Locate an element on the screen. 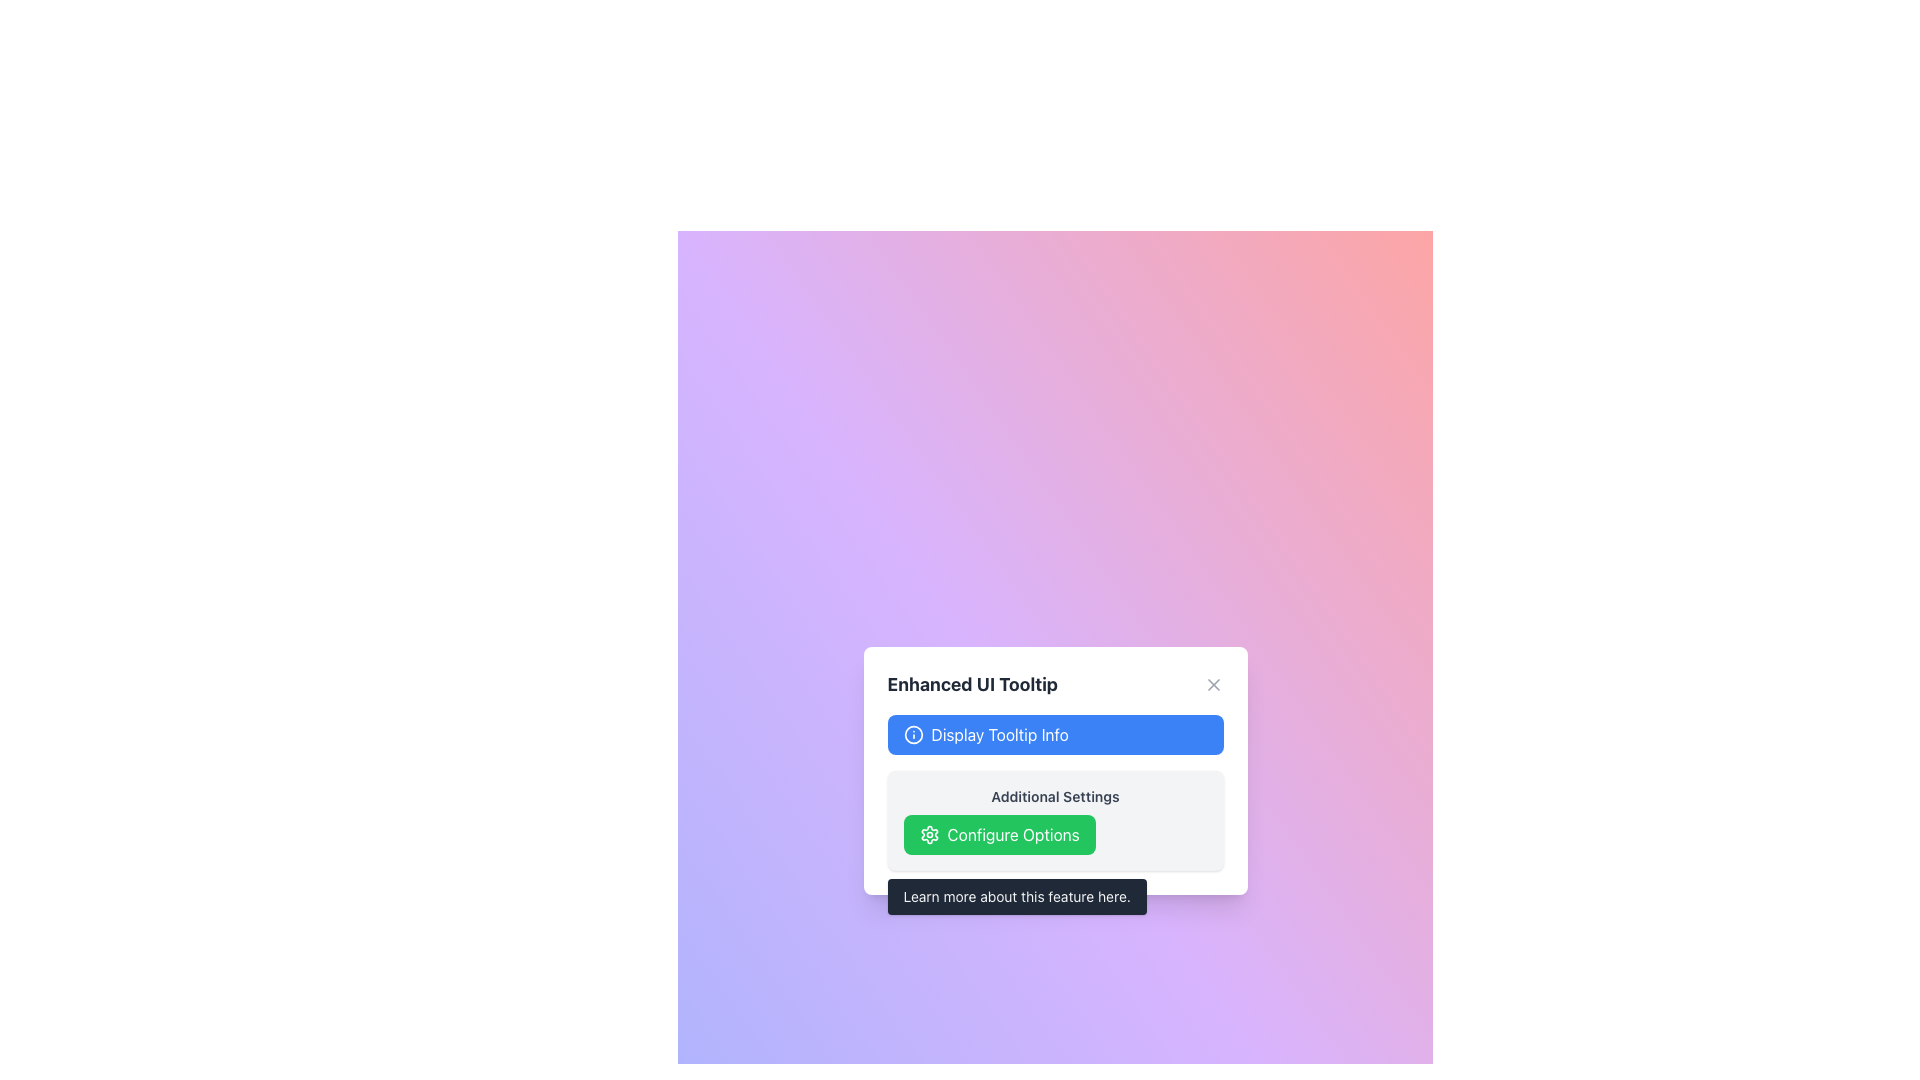 The image size is (1920, 1080). the button located at the top of the modal below the title 'Enhanced UI Tooltip' is located at coordinates (1054, 735).